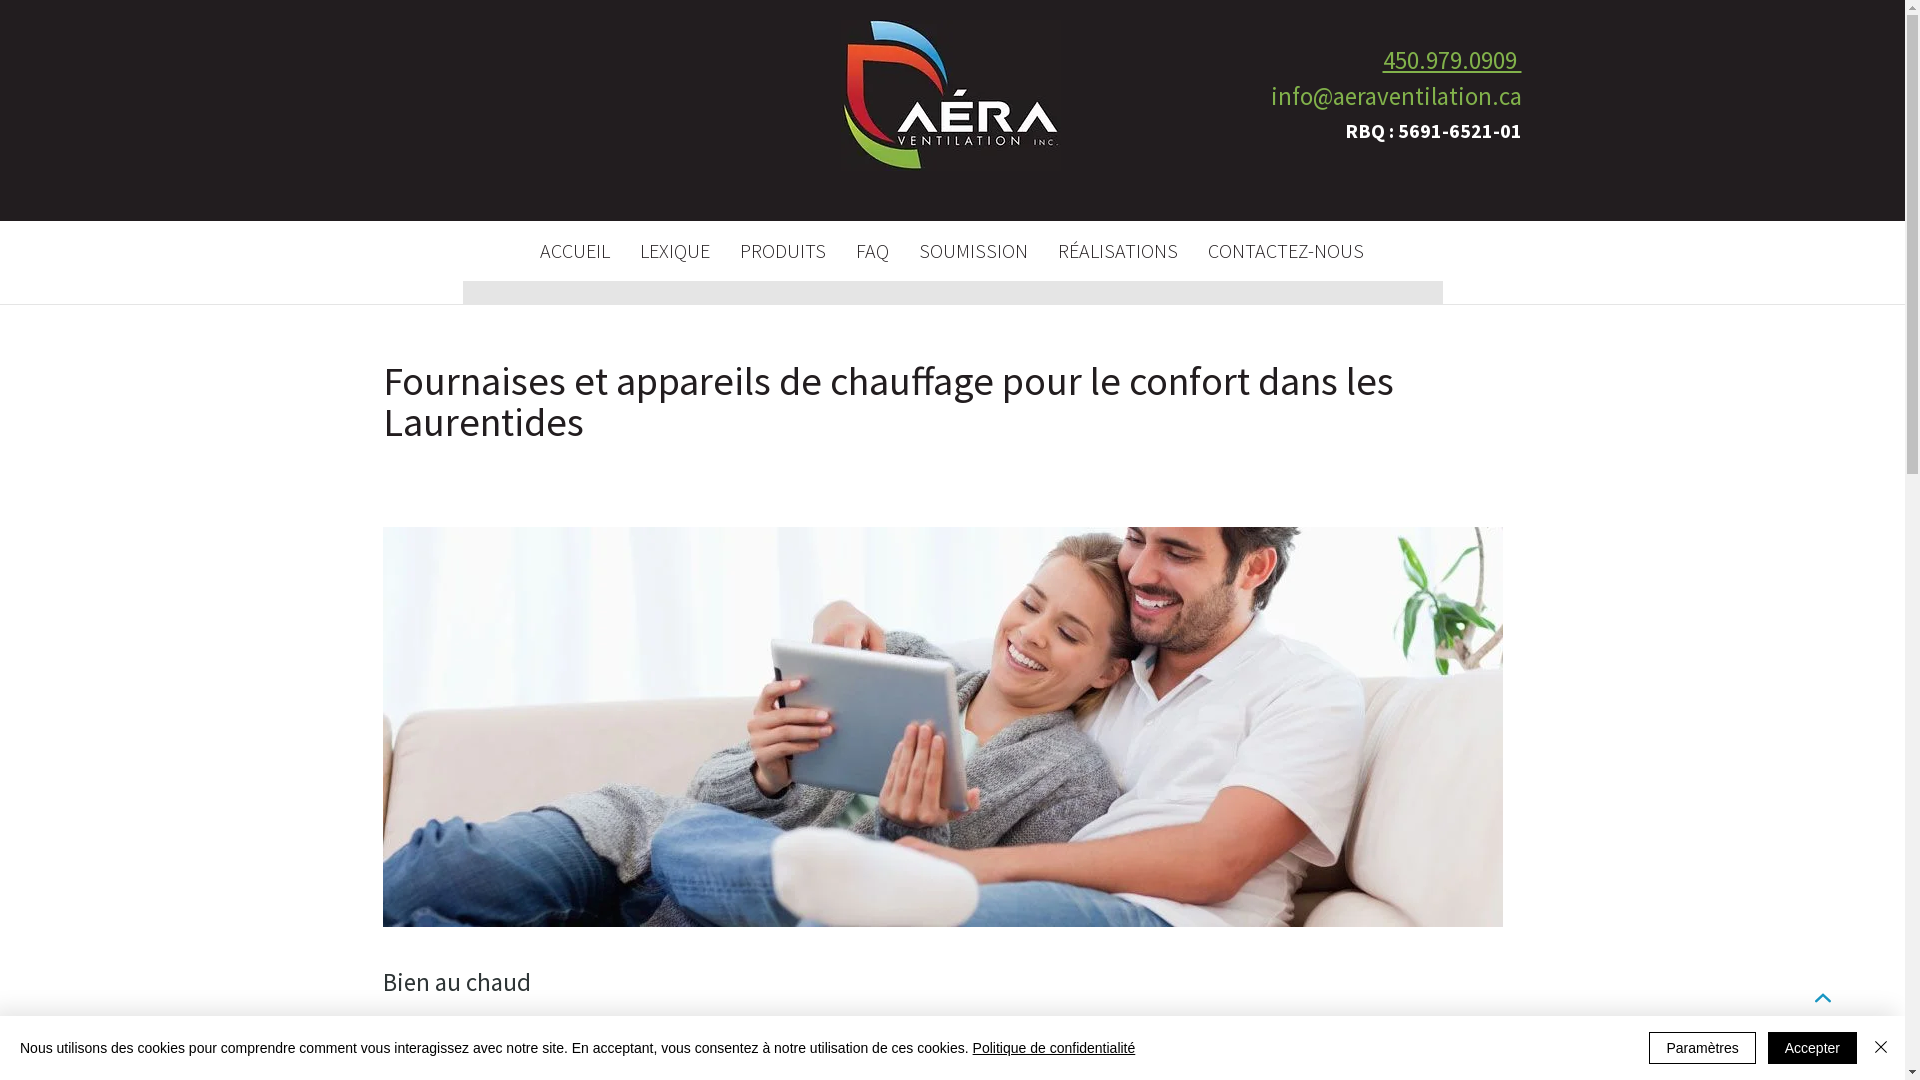  What do you see at coordinates (573, 249) in the screenshot?
I see `'ACCUEIL'` at bounding box center [573, 249].